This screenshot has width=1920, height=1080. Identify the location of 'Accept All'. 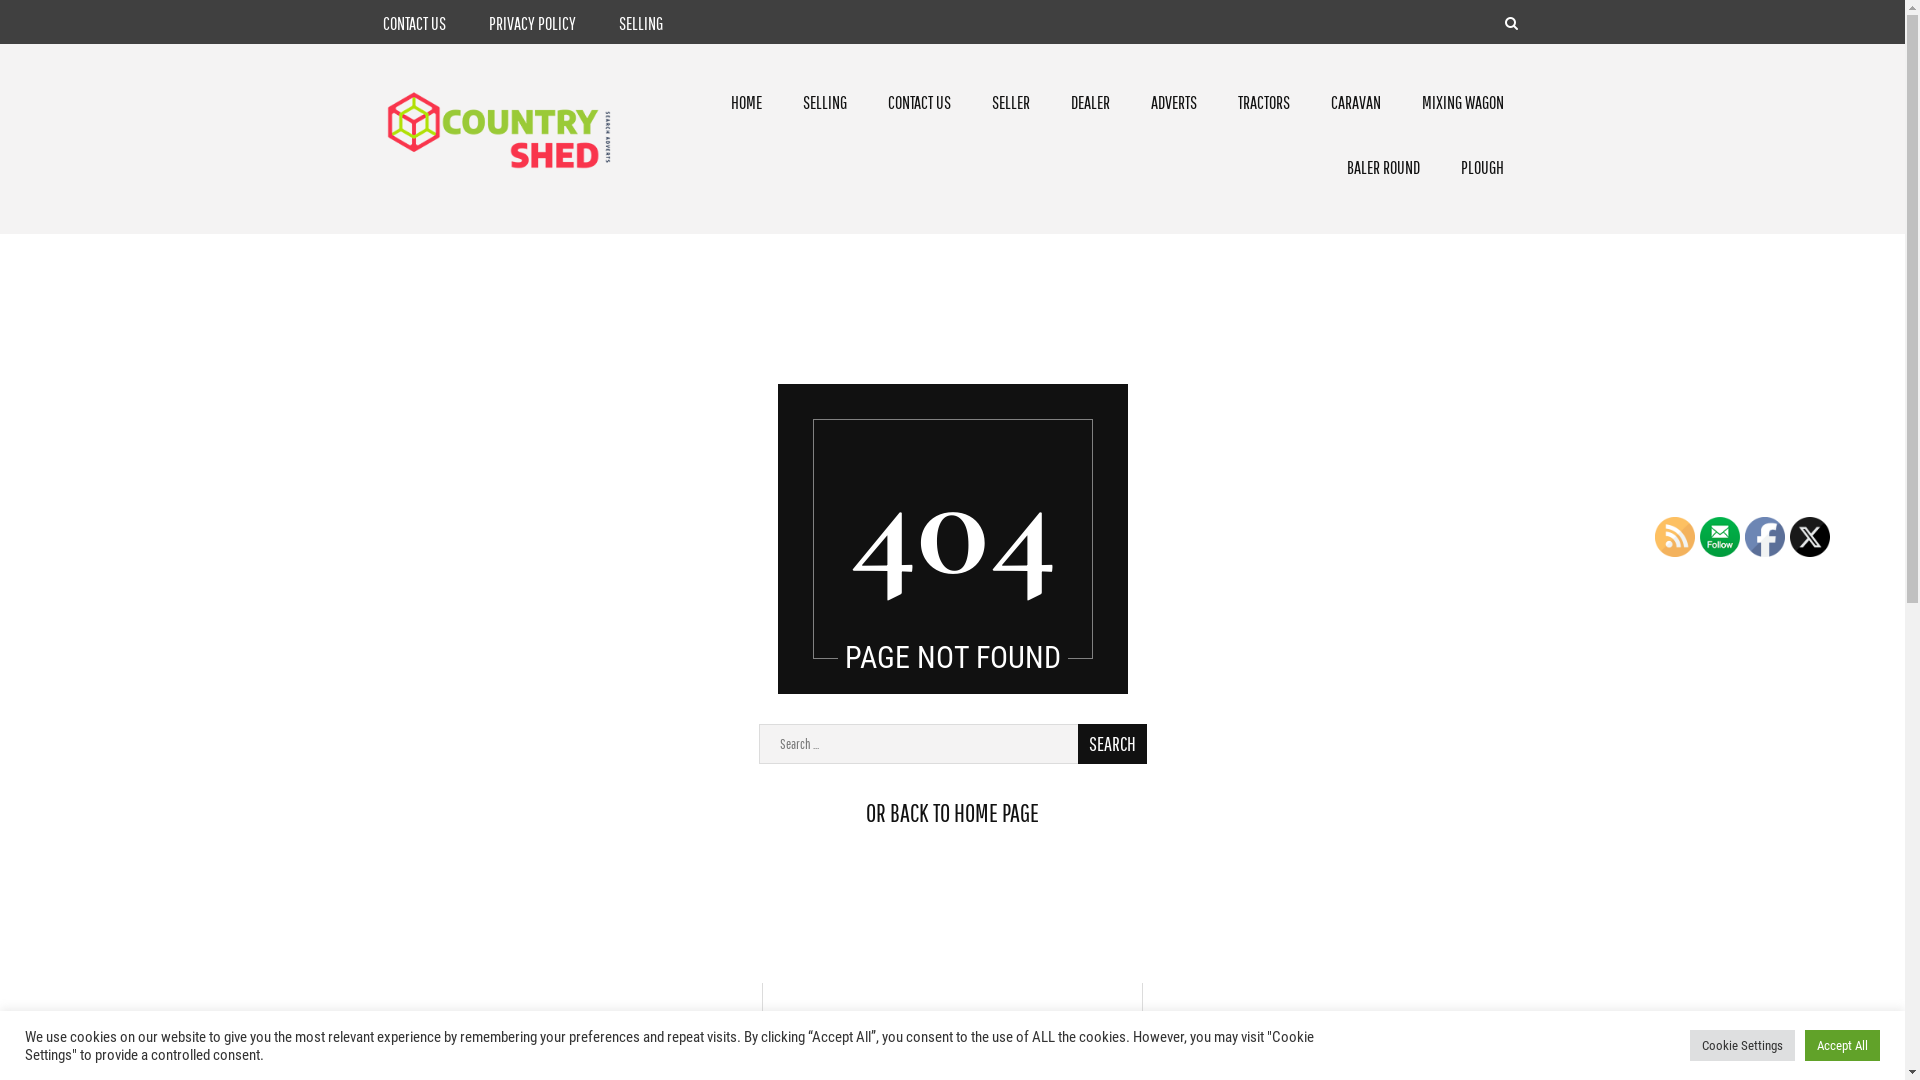
(1804, 1044).